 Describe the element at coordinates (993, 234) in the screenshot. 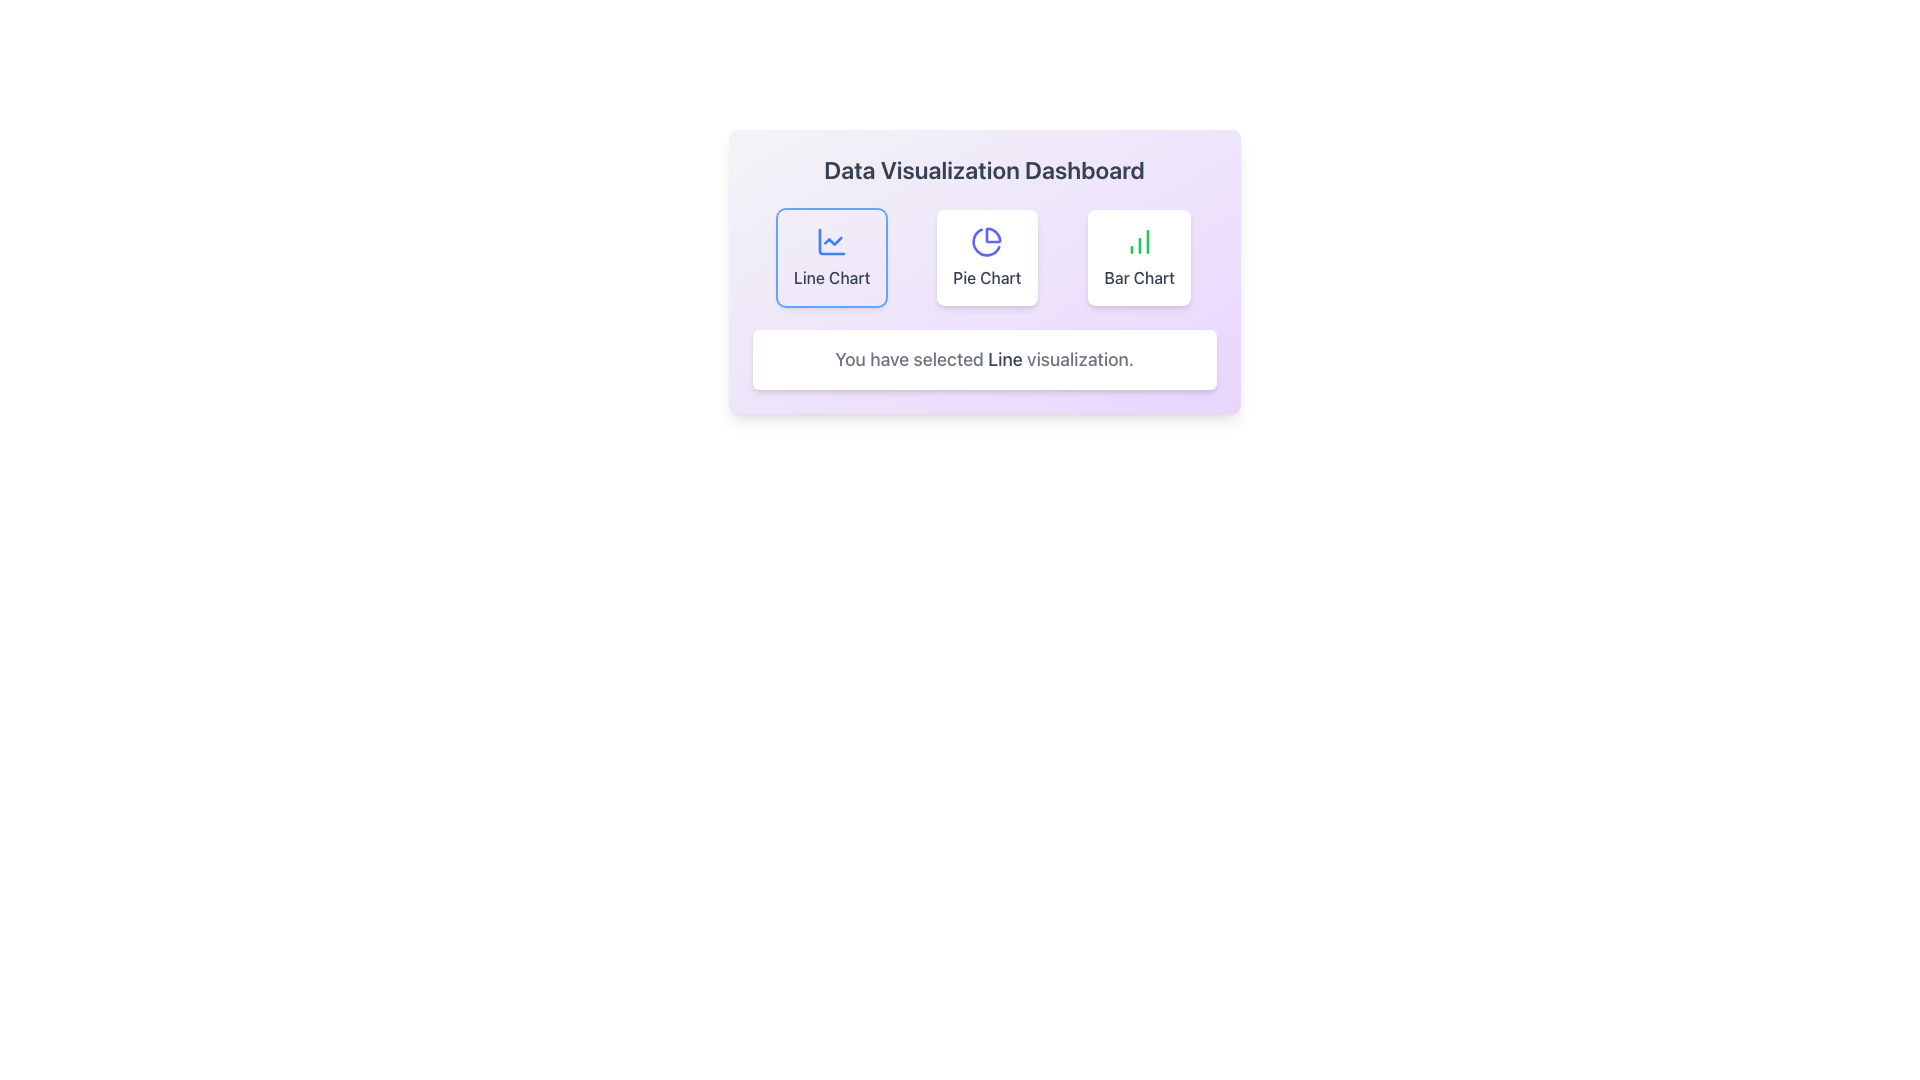

I see `the left segment of the pie chart icon located in the middle pane of the dashboard under the 'Pie Chart' section` at that location.